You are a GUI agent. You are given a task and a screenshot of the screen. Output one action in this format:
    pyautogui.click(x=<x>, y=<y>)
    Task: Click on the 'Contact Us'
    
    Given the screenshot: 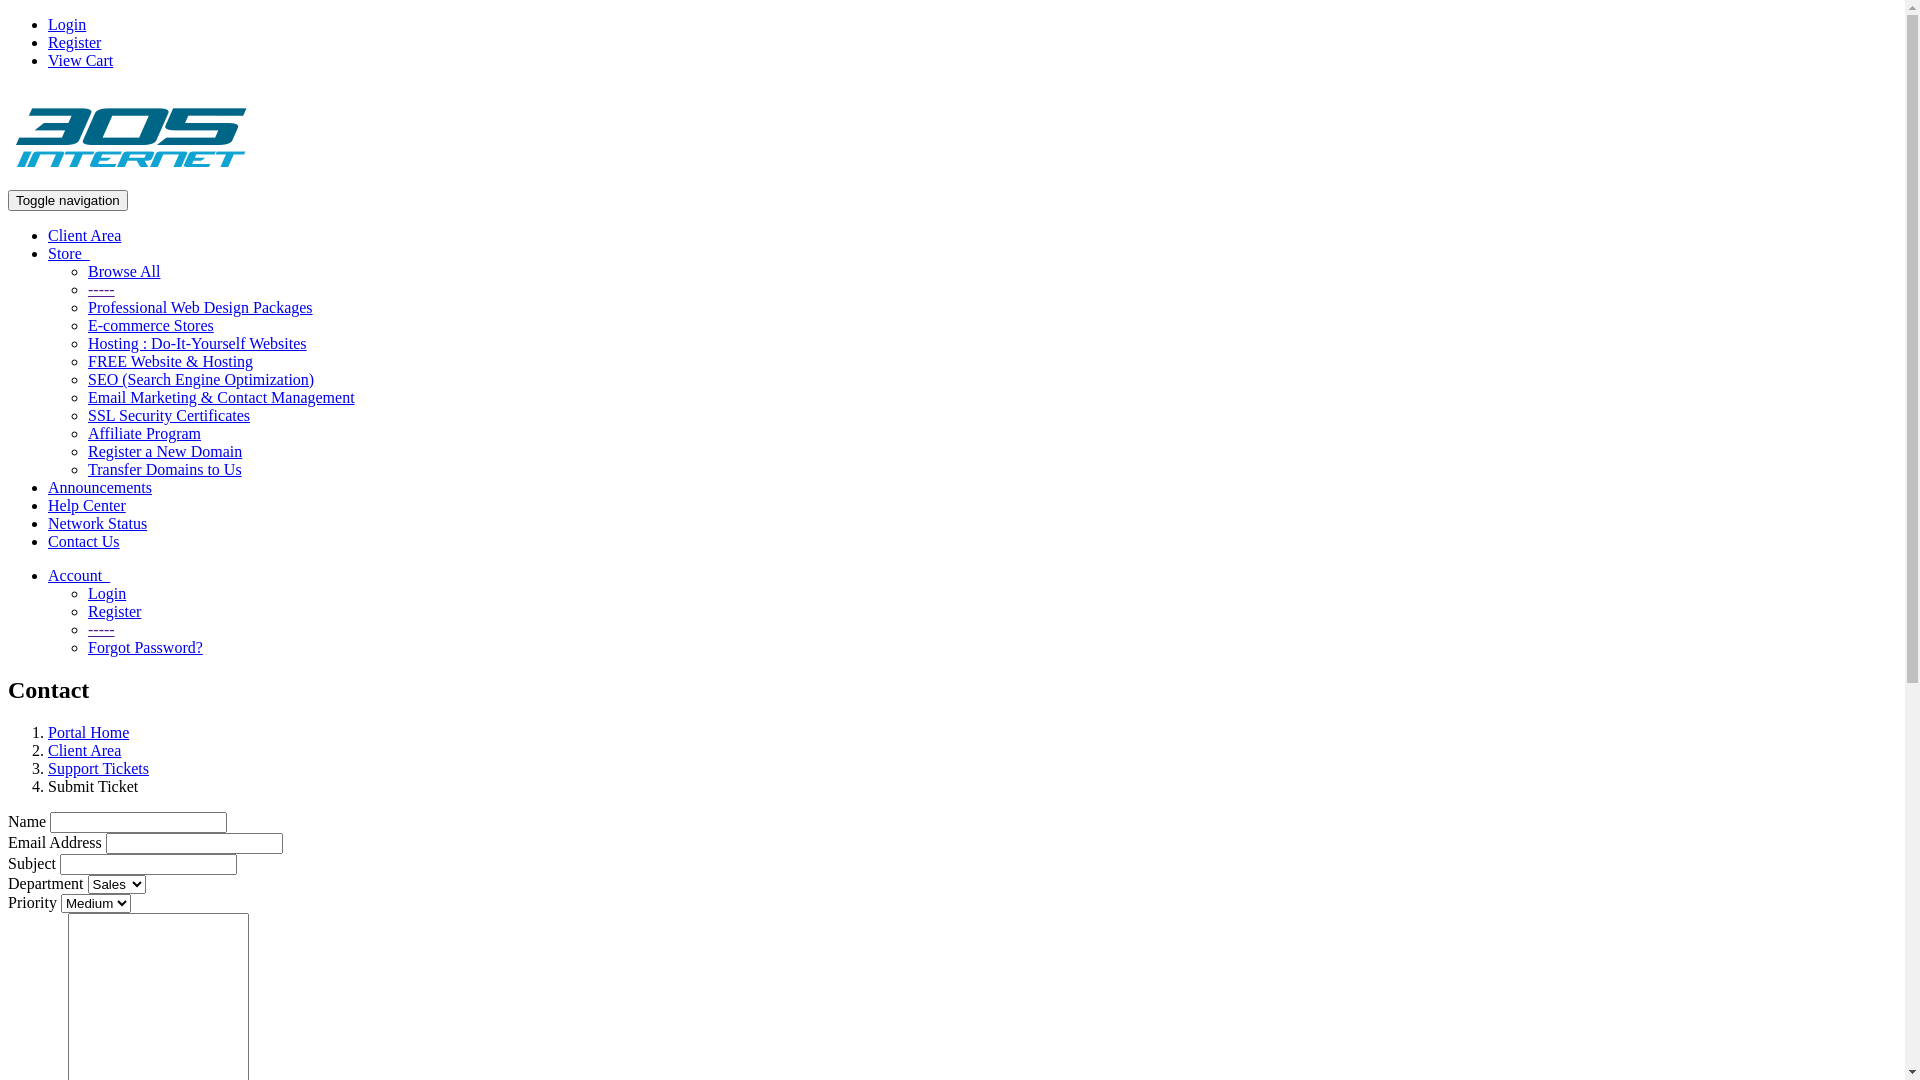 What is the action you would take?
    pyautogui.click(x=48, y=541)
    